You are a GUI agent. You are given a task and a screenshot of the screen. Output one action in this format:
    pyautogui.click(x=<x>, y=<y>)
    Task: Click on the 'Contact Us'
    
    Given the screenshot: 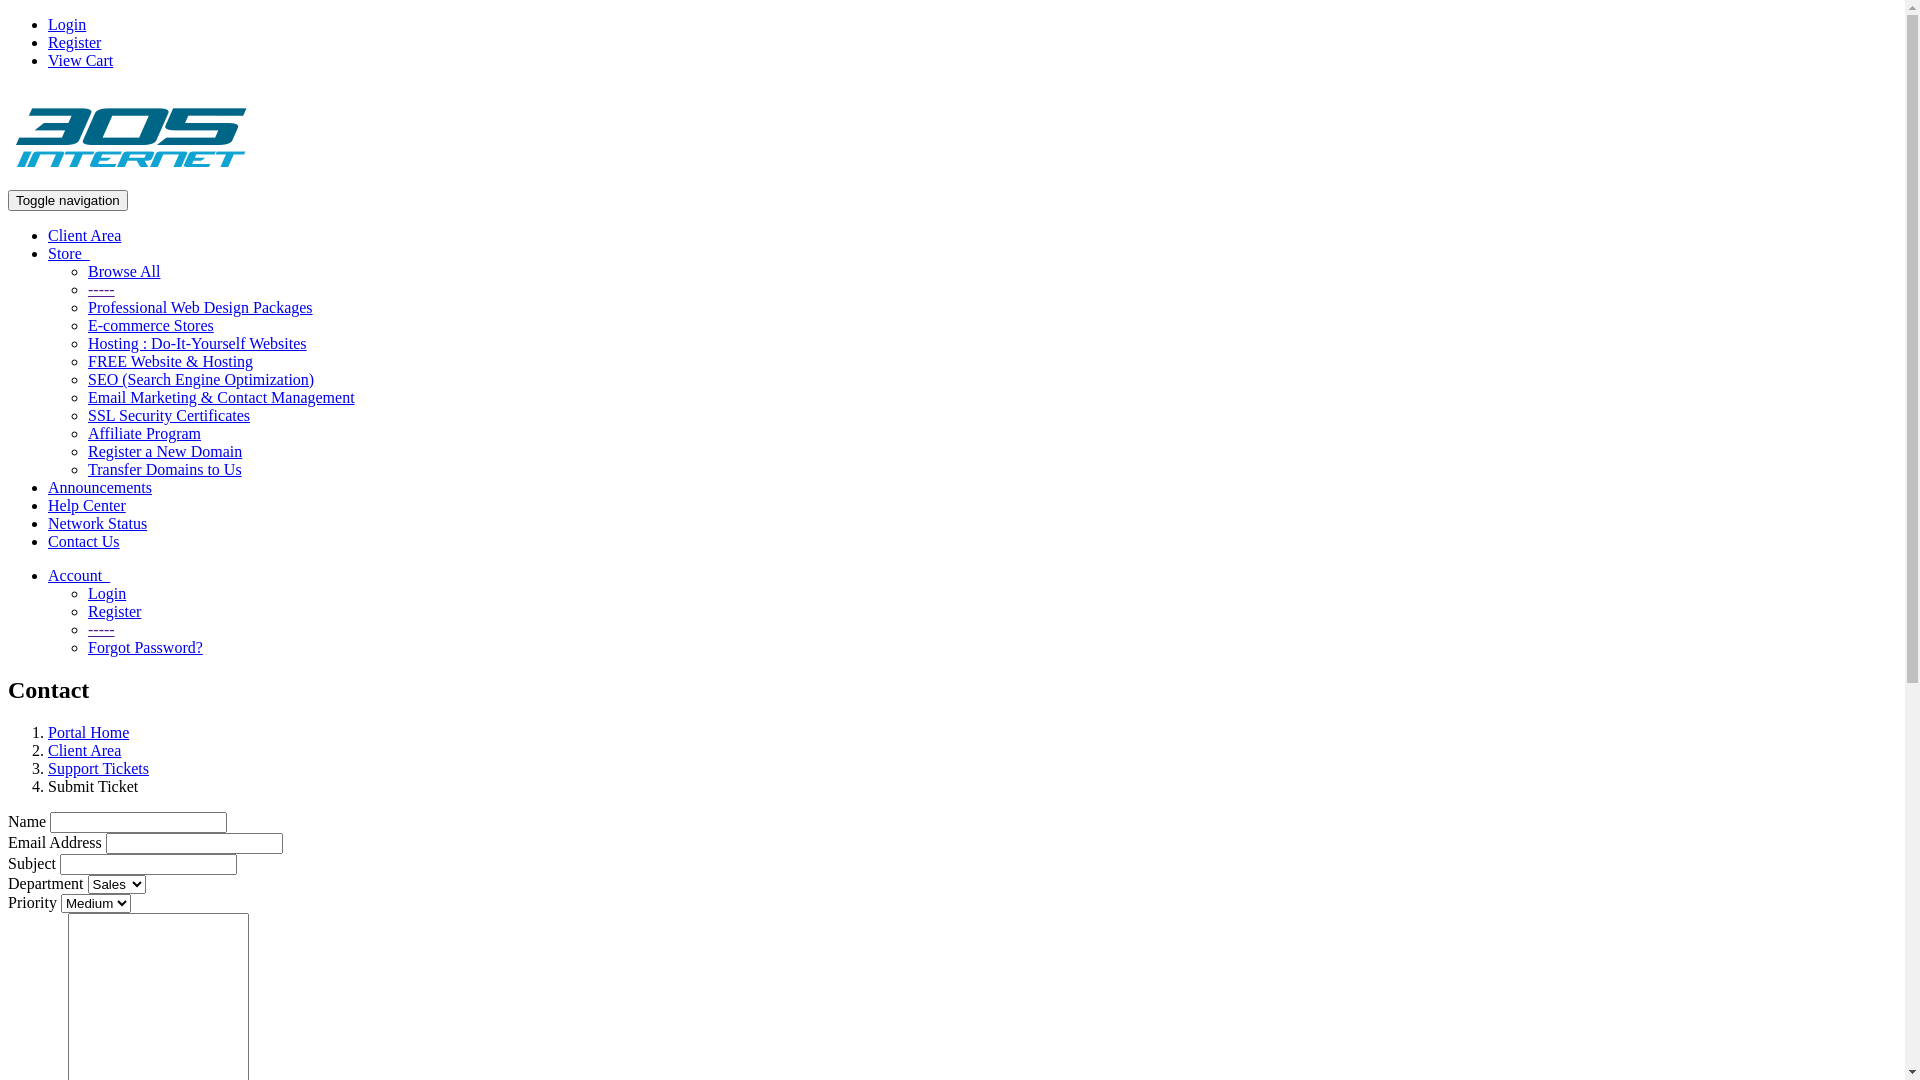 What is the action you would take?
    pyautogui.click(x=48, y=541)
    